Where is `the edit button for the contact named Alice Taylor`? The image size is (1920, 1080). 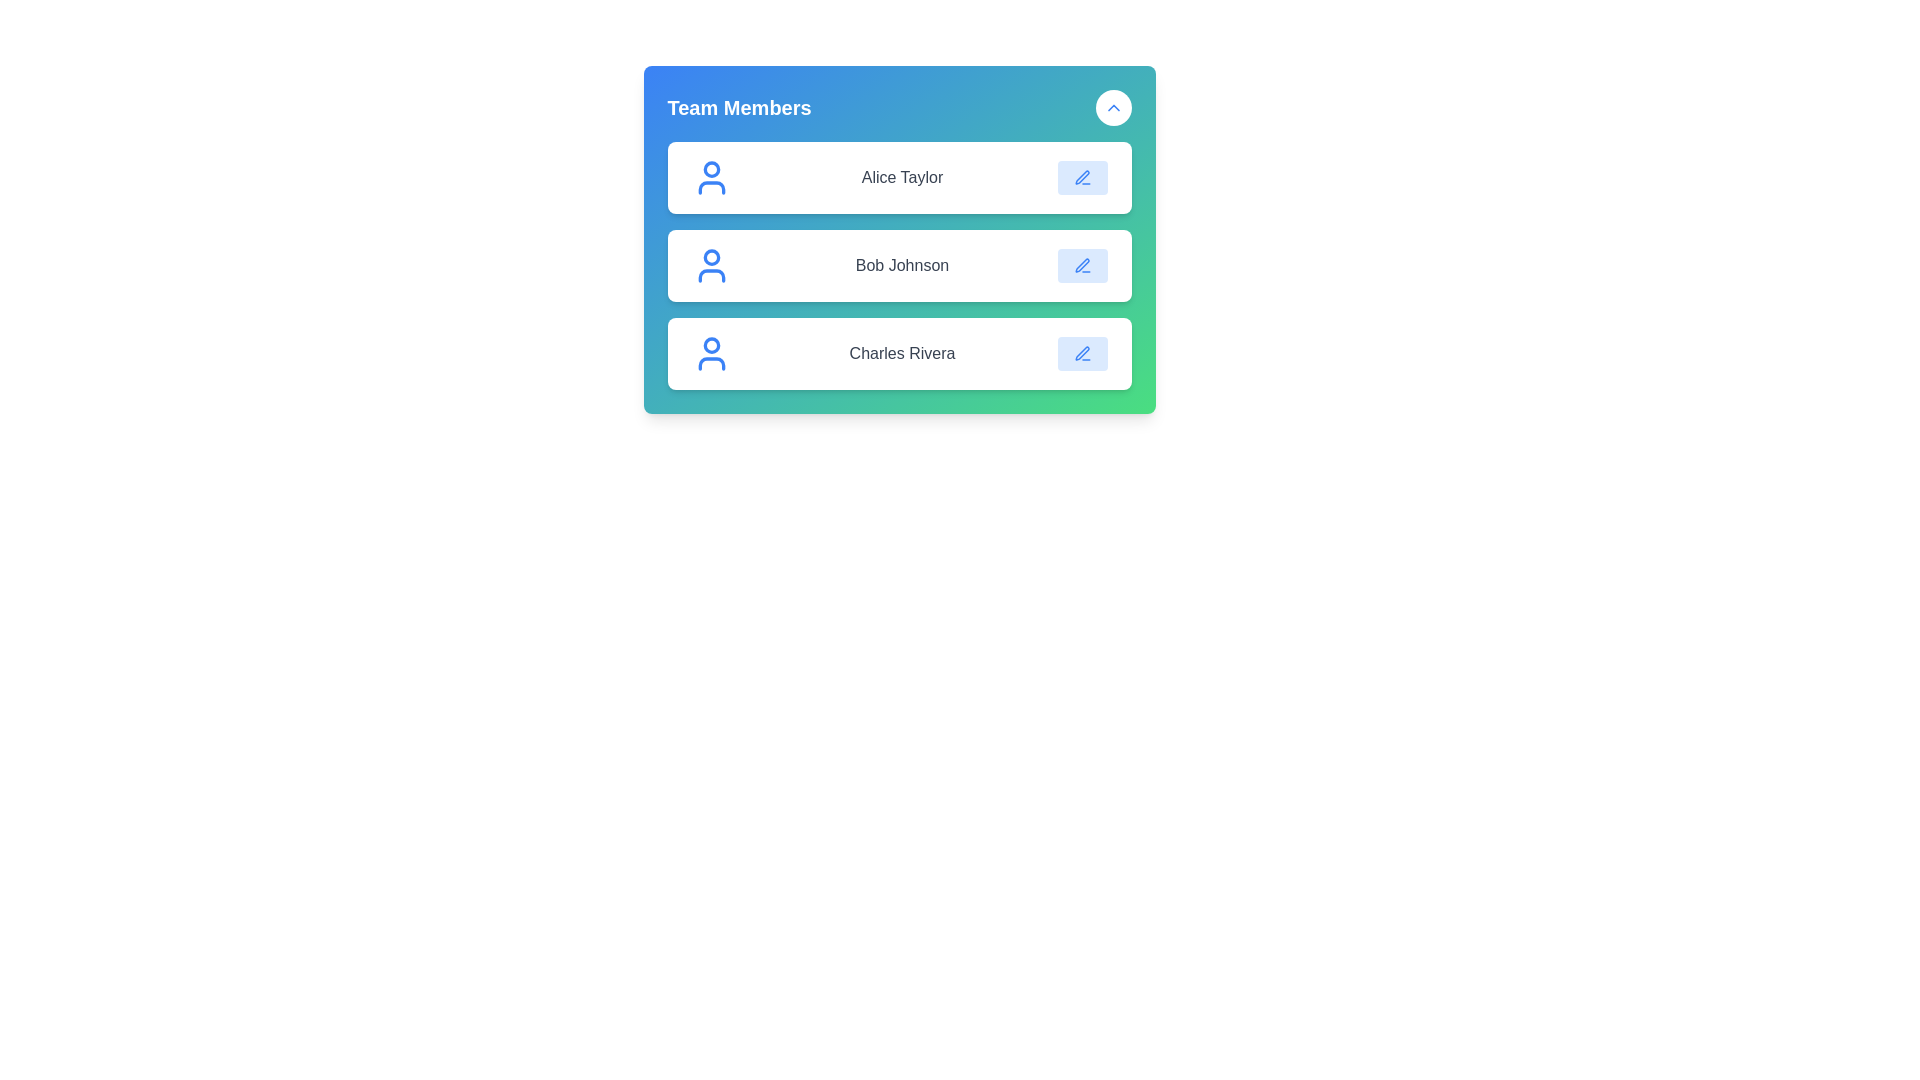 the edit button for the contact named Alice Taylor is located at coordinates (1081, 176).